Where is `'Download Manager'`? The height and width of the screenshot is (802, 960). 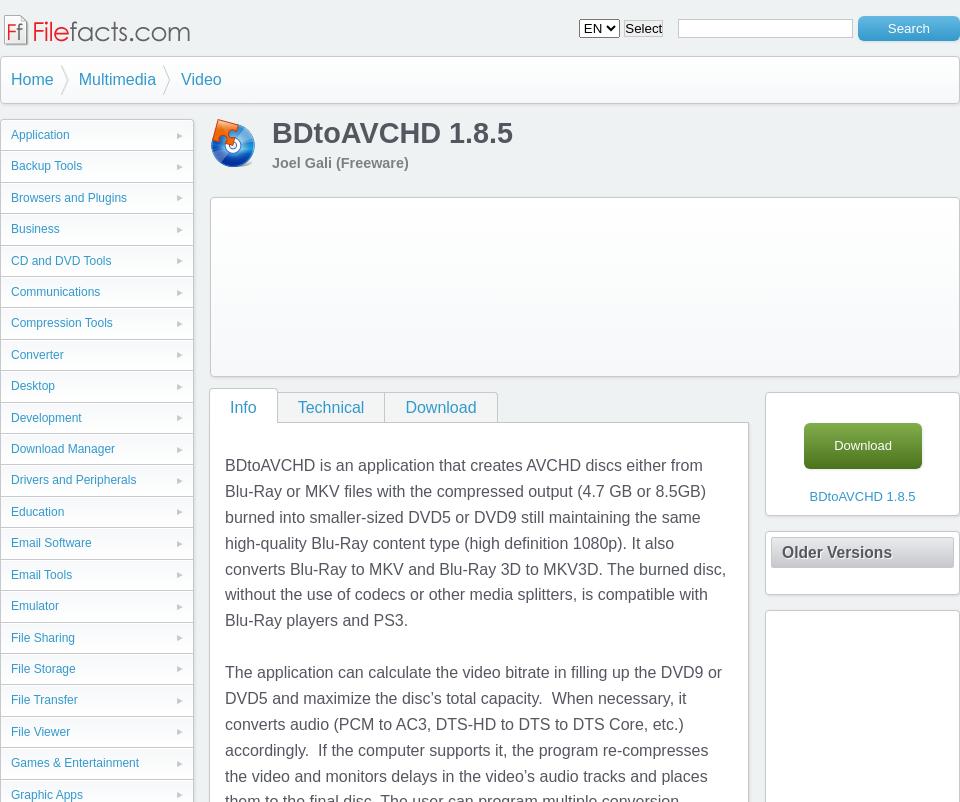
'Download Manager' is located at coordinates (62, 448).